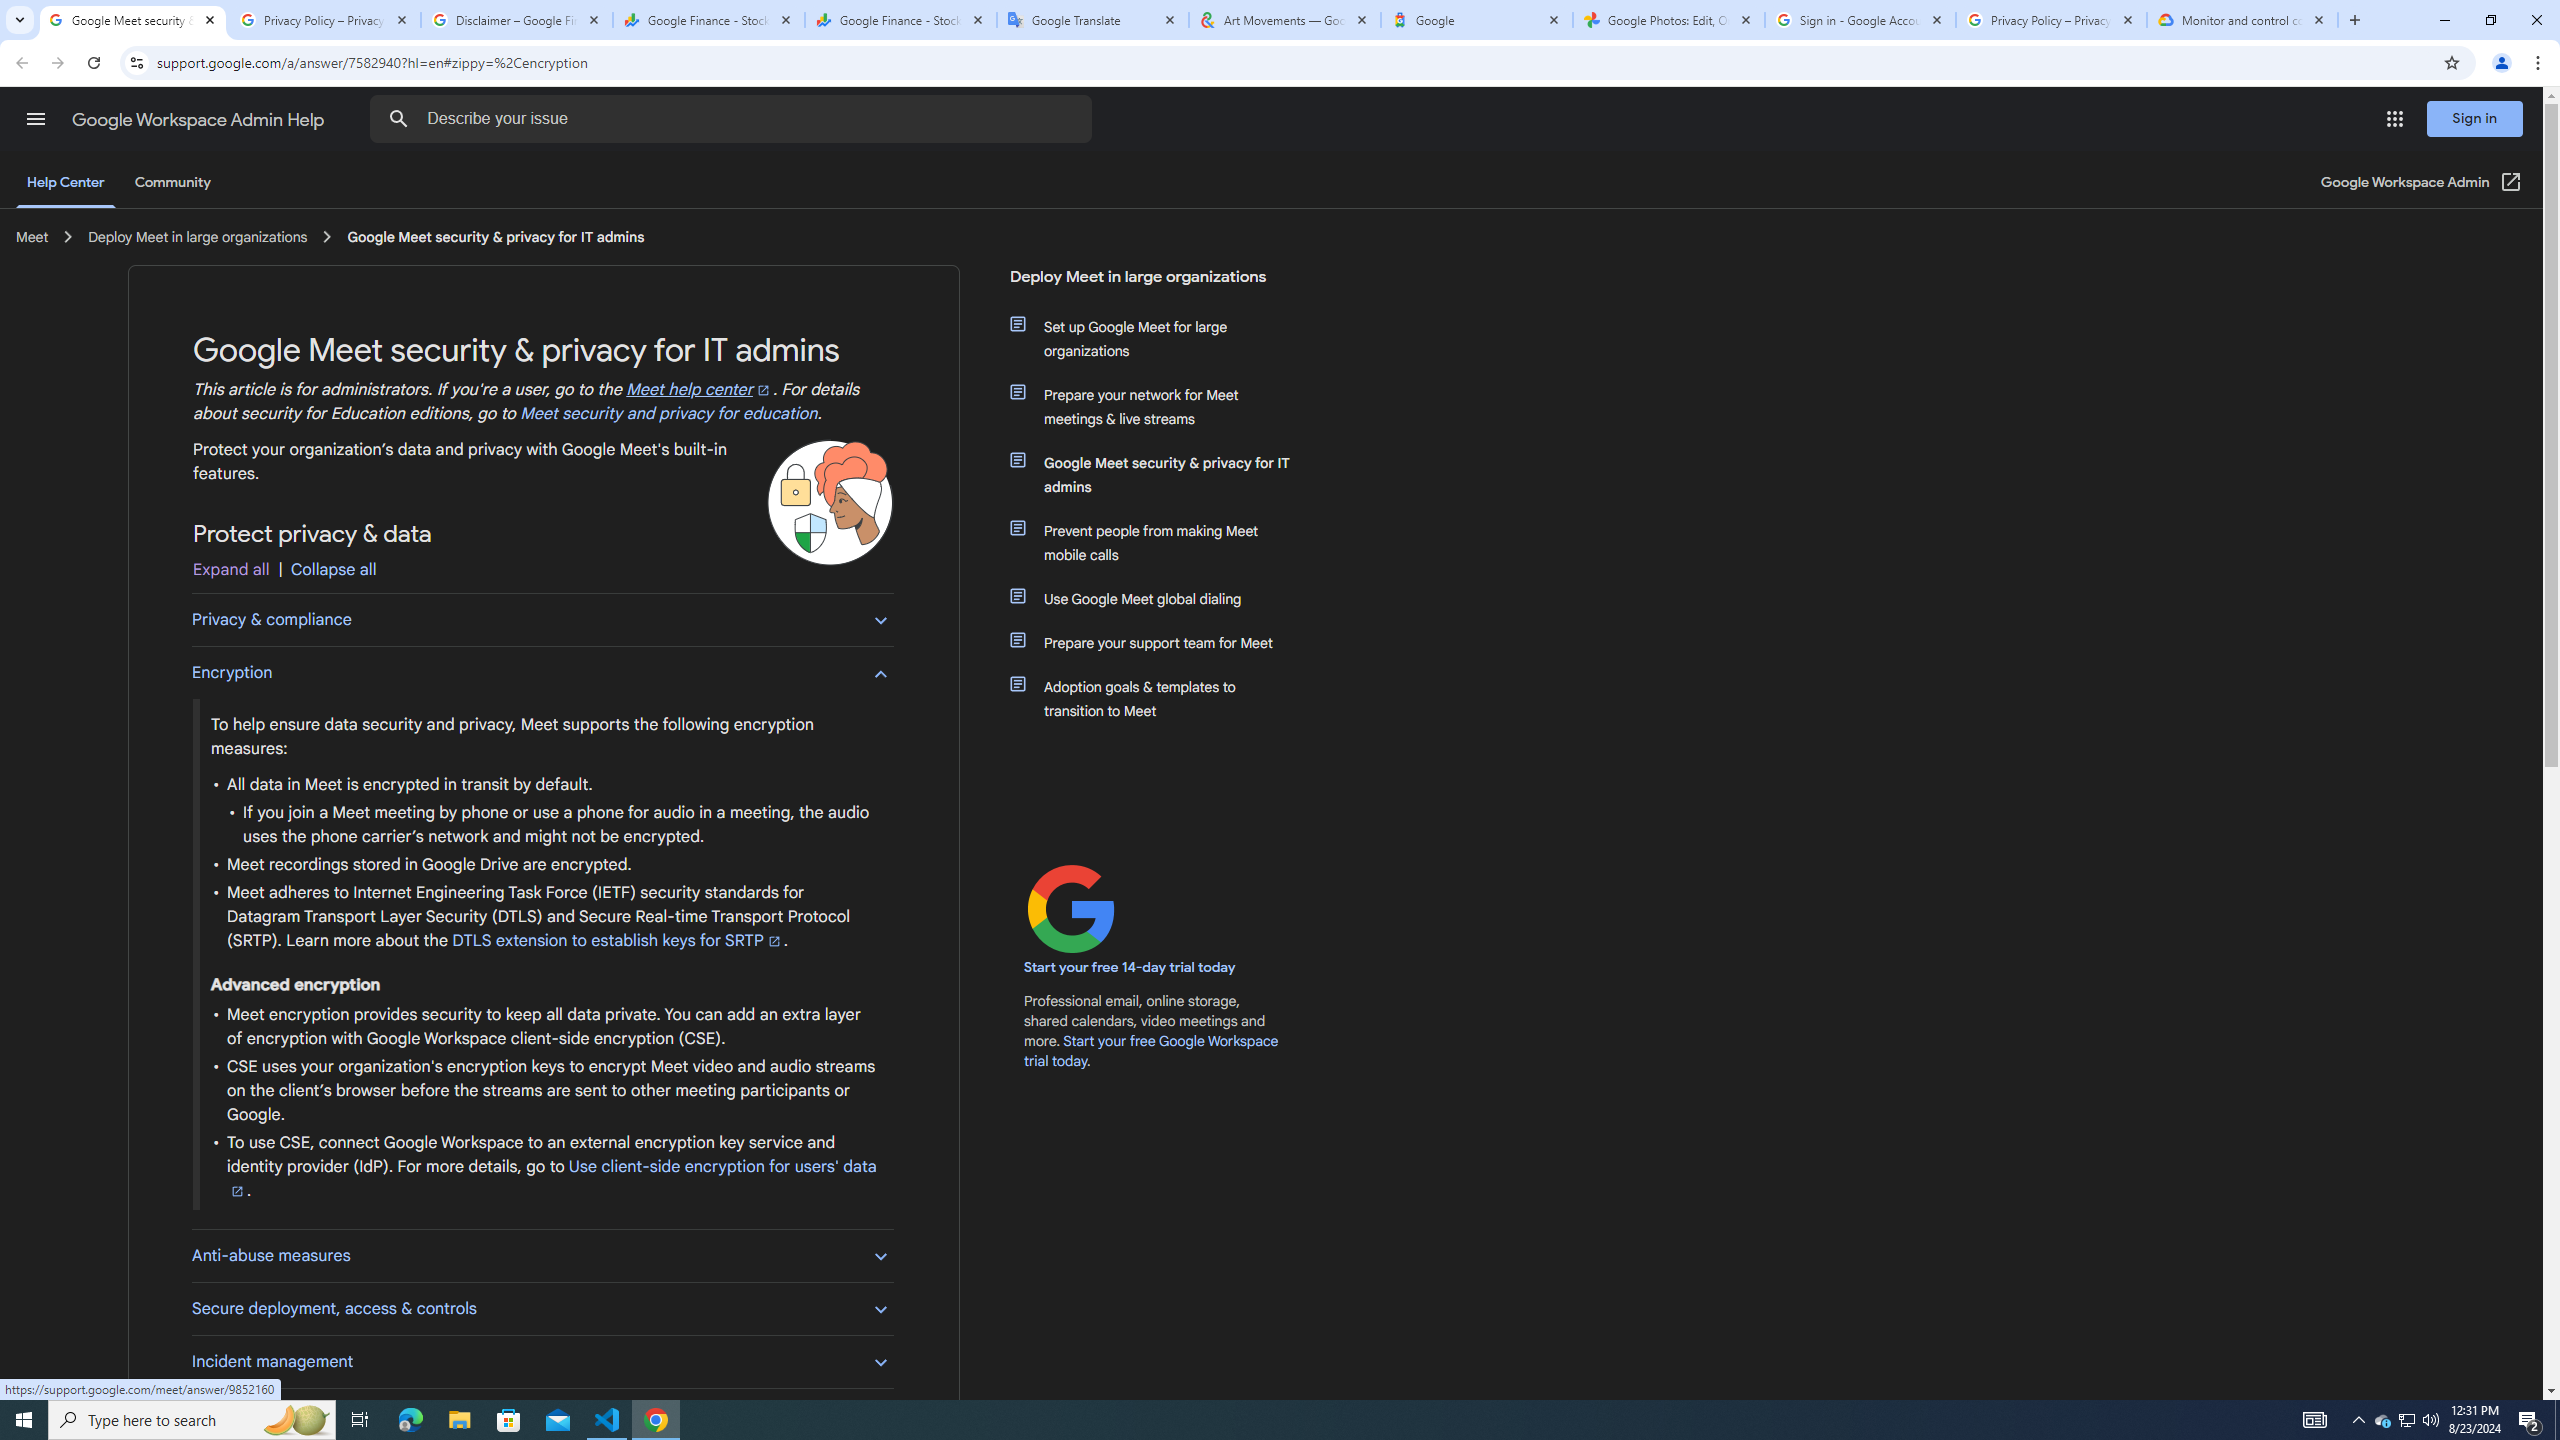 This screenshot has width=2560, height=1440. I want to click on 'Encryption', so click(542, 671).